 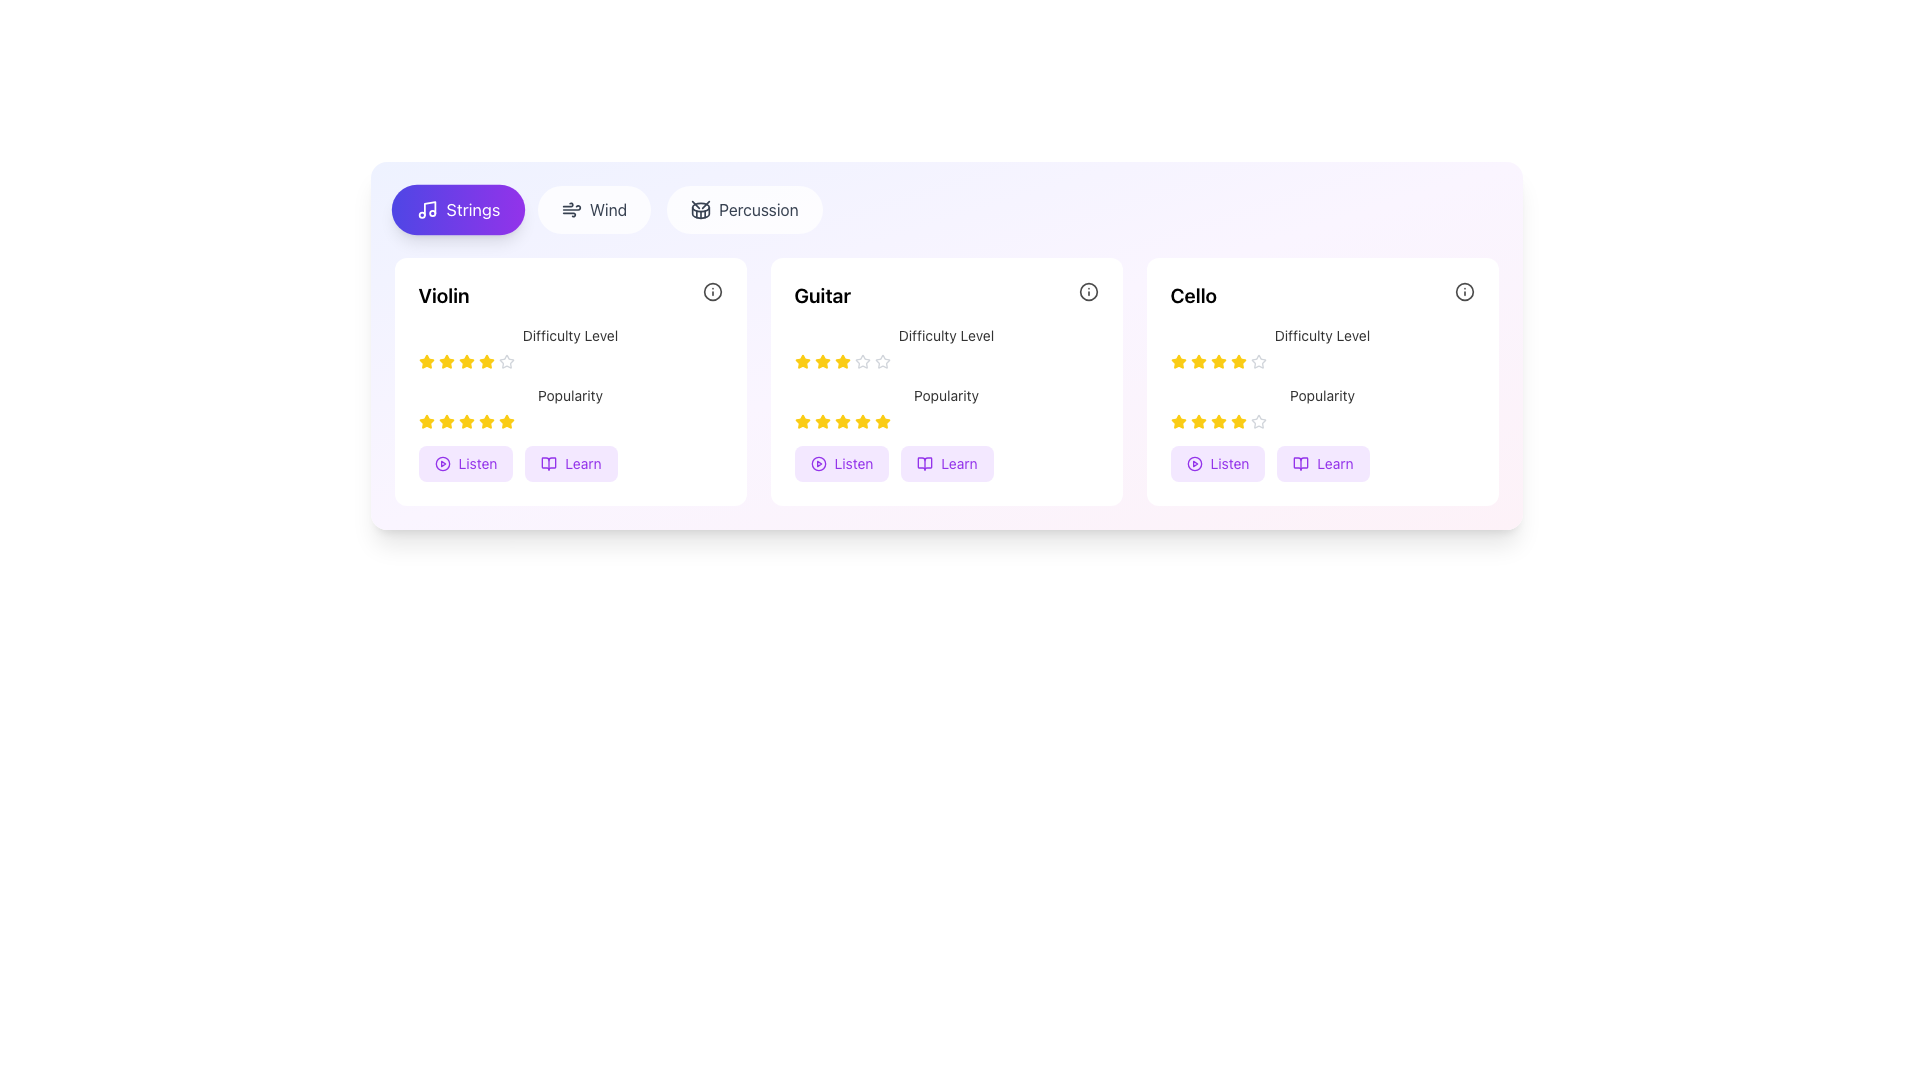 I want to click on text 'Guitar' displayed on the bold text label located at the top-left corner of the content card, so click(x=822, y=296).